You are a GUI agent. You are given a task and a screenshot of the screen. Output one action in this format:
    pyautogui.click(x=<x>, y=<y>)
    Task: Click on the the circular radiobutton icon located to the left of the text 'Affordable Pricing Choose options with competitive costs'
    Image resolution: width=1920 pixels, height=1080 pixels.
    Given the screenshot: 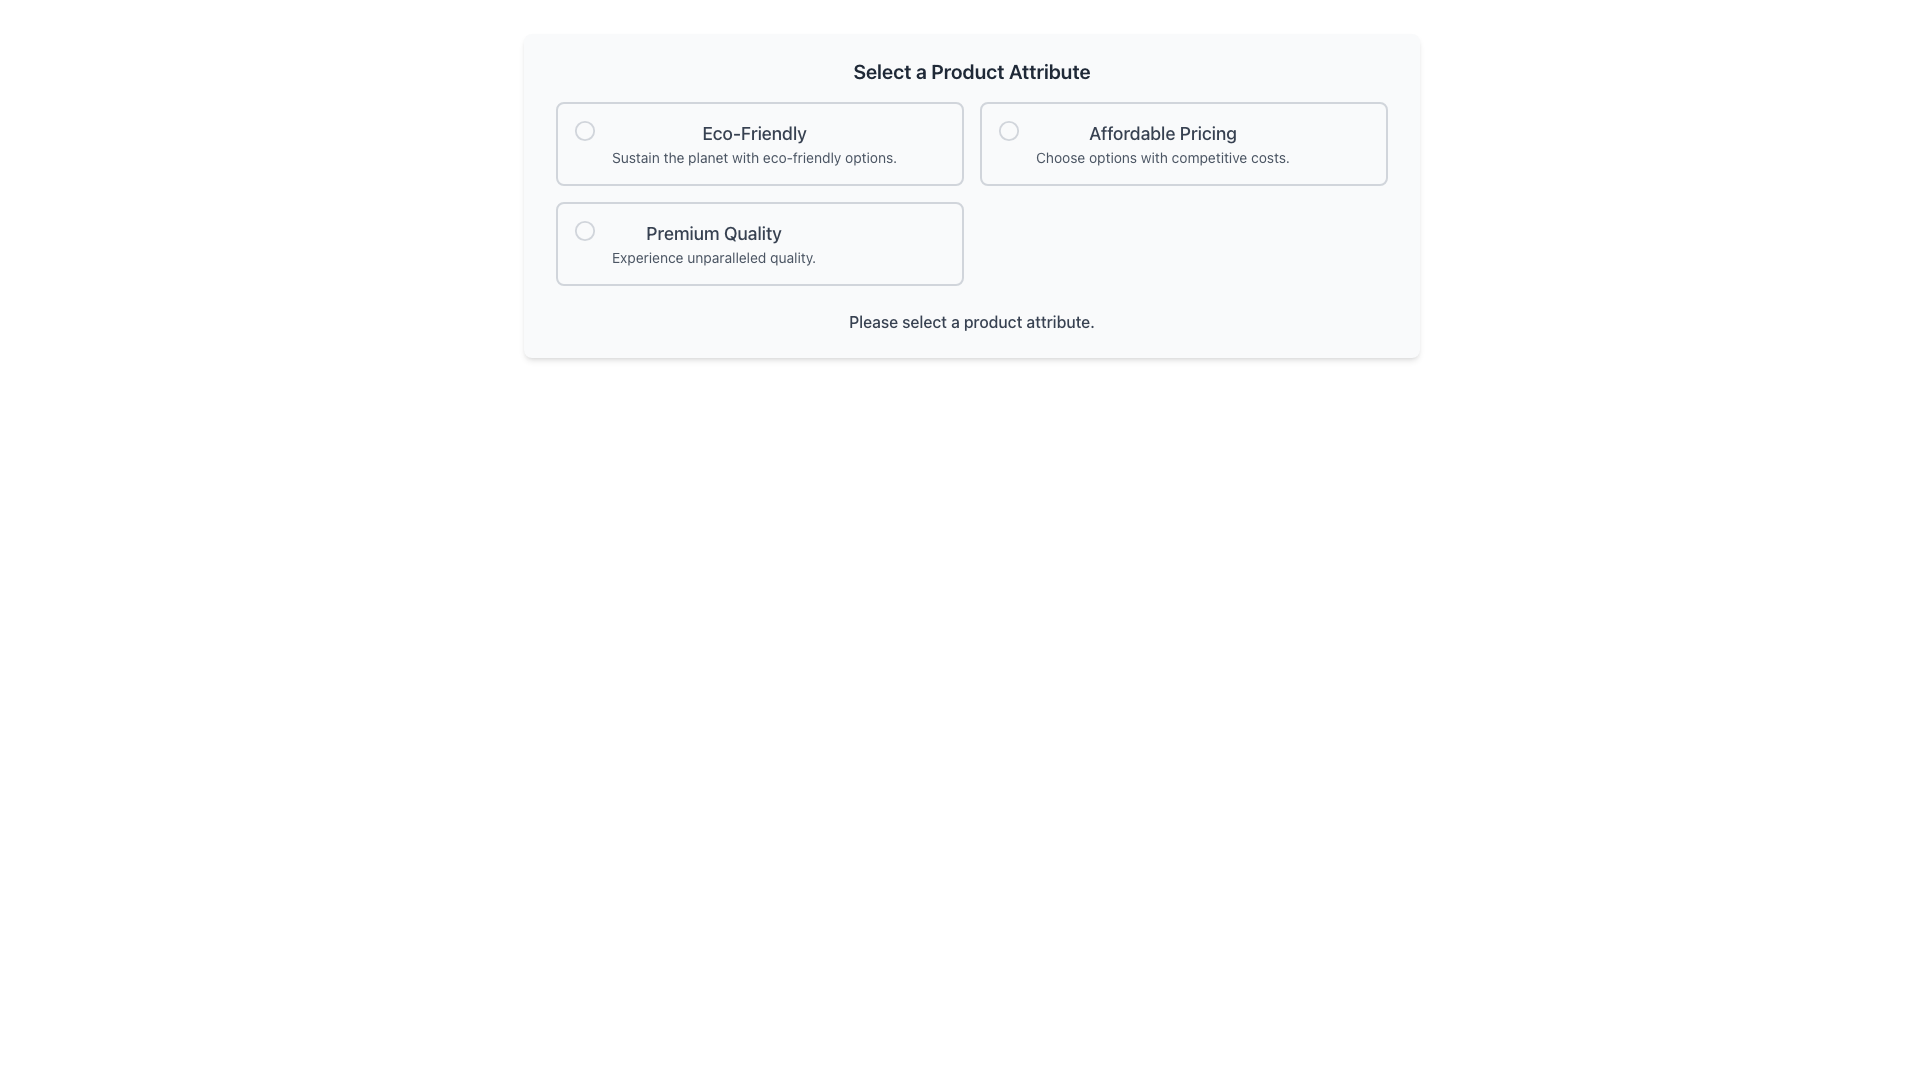 What is the action you would take?
    pyautogui.click(x=1008, y=131)
    